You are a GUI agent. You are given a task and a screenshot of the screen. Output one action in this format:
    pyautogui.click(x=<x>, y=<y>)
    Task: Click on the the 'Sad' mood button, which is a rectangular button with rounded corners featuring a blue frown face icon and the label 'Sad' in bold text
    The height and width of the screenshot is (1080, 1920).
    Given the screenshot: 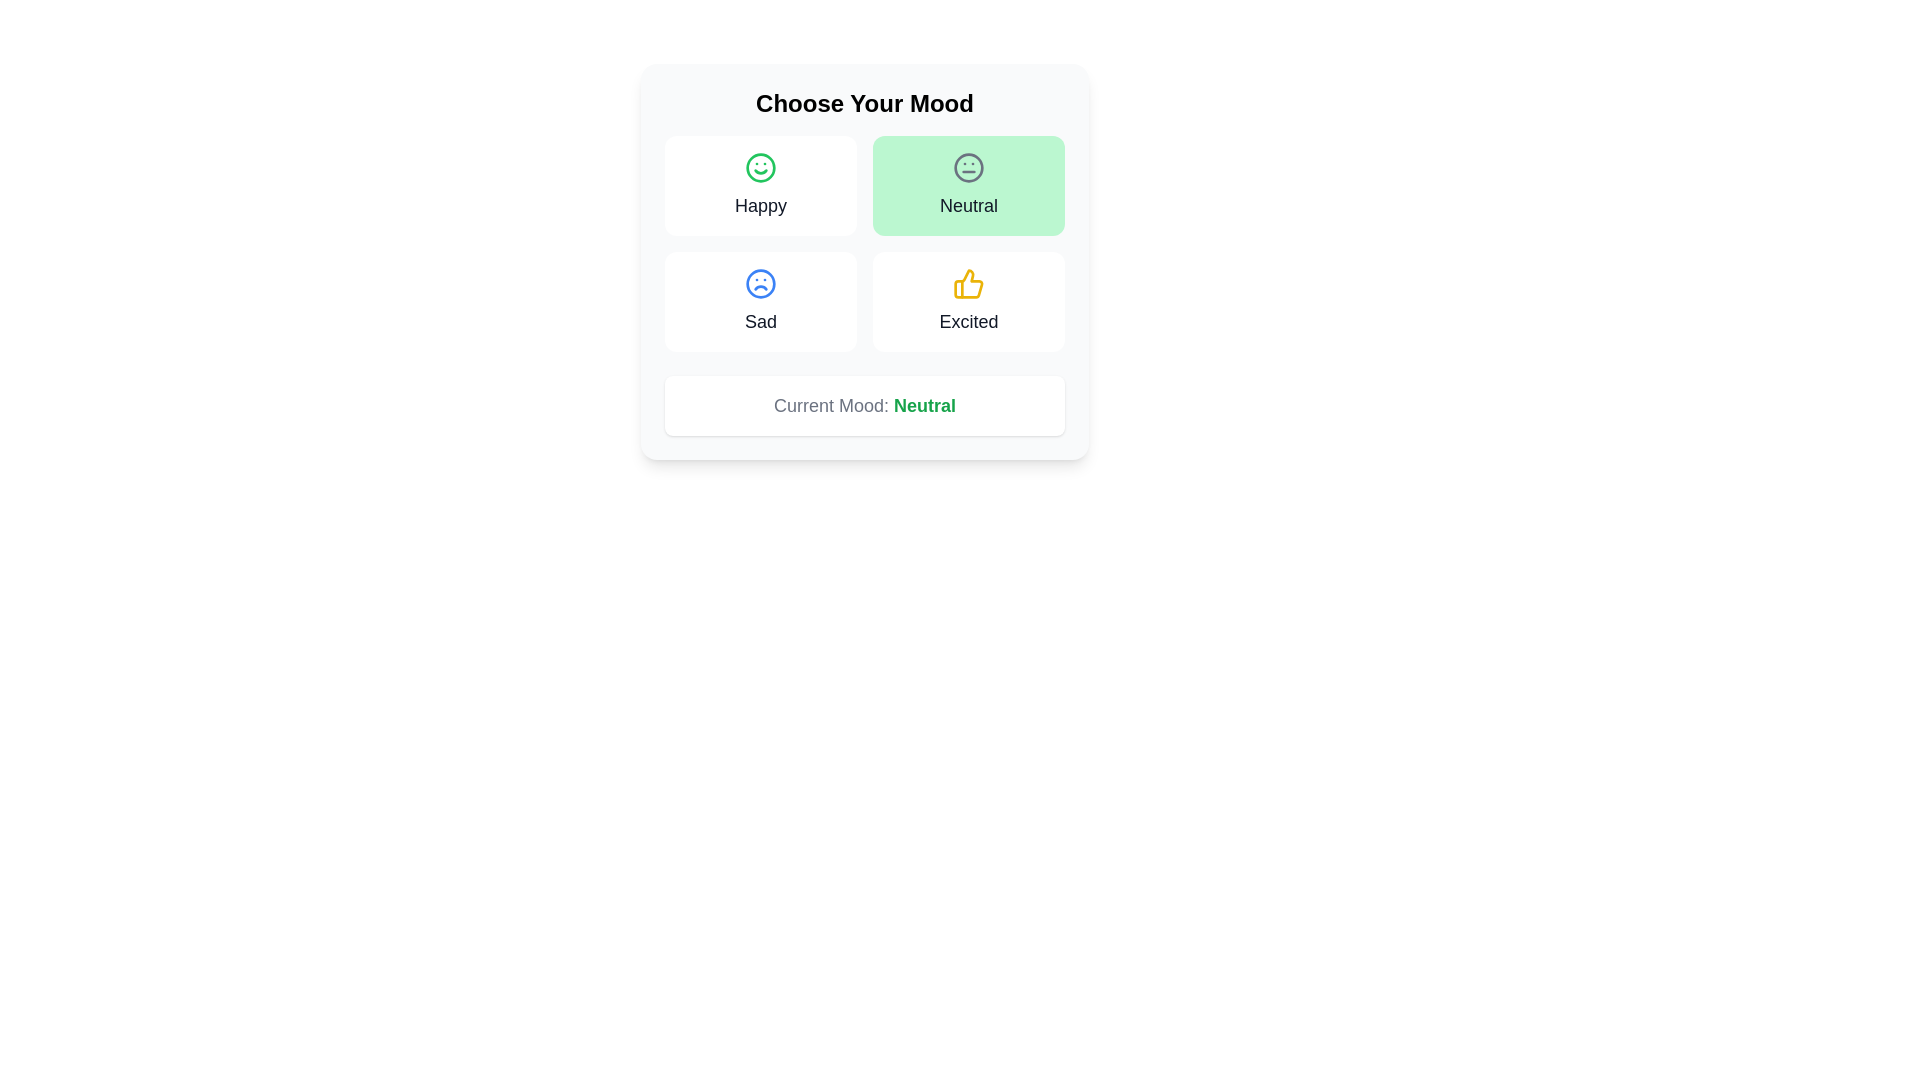 What is the action you would take?
    pyautogui.click(x=760, y=301)
    